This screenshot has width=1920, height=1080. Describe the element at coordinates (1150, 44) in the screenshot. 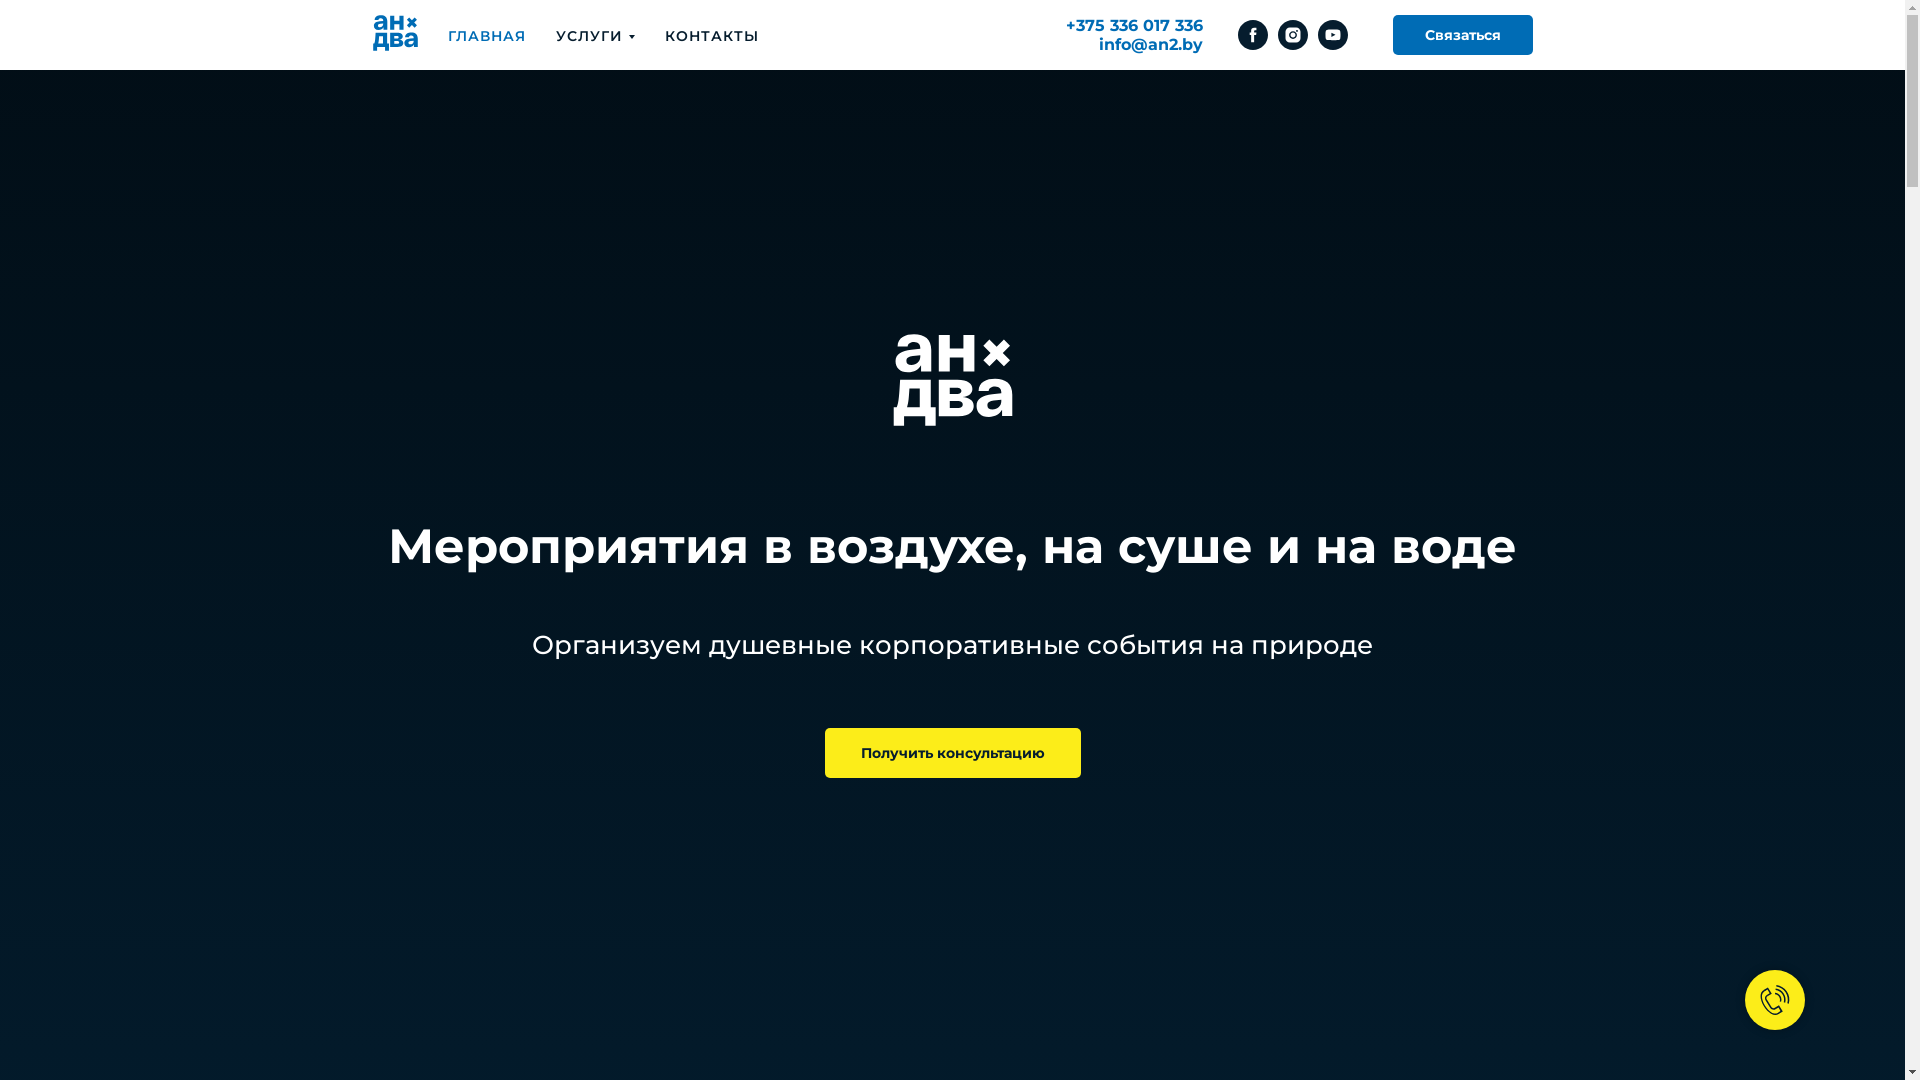

I see `'info@an2.by'` at that location.